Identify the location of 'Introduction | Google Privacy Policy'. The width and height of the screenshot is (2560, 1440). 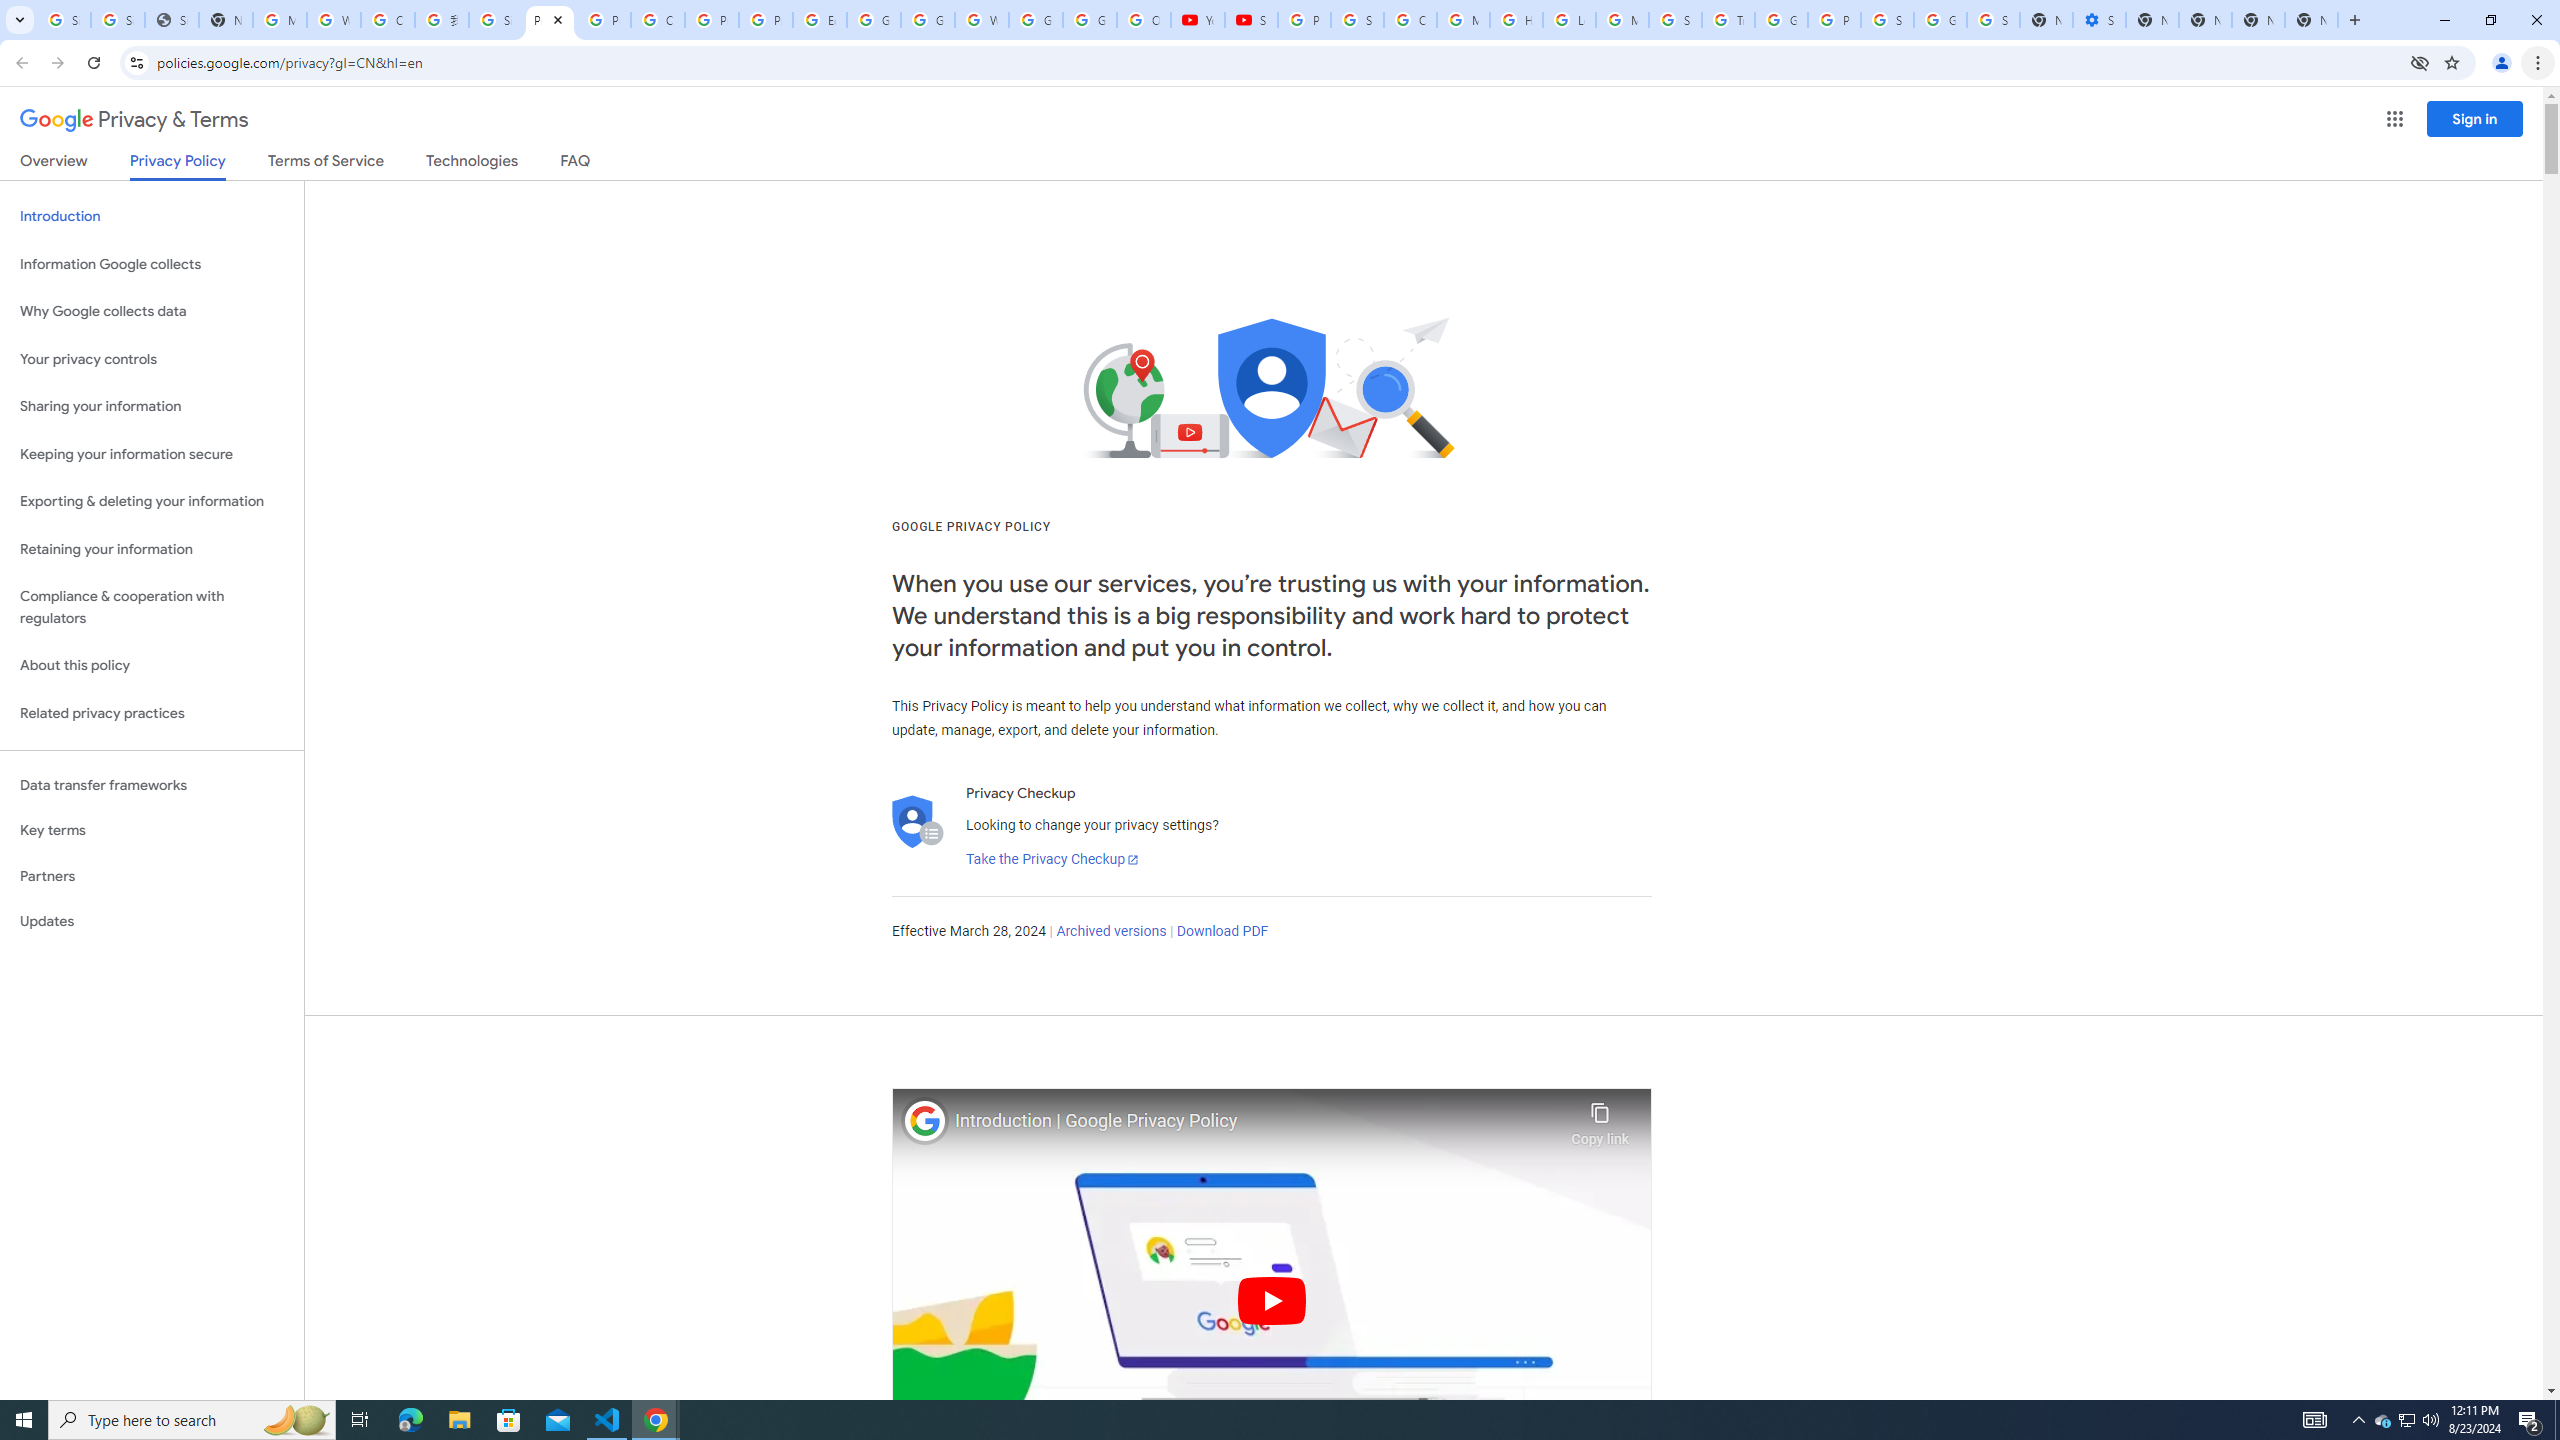
(1257, 1121).